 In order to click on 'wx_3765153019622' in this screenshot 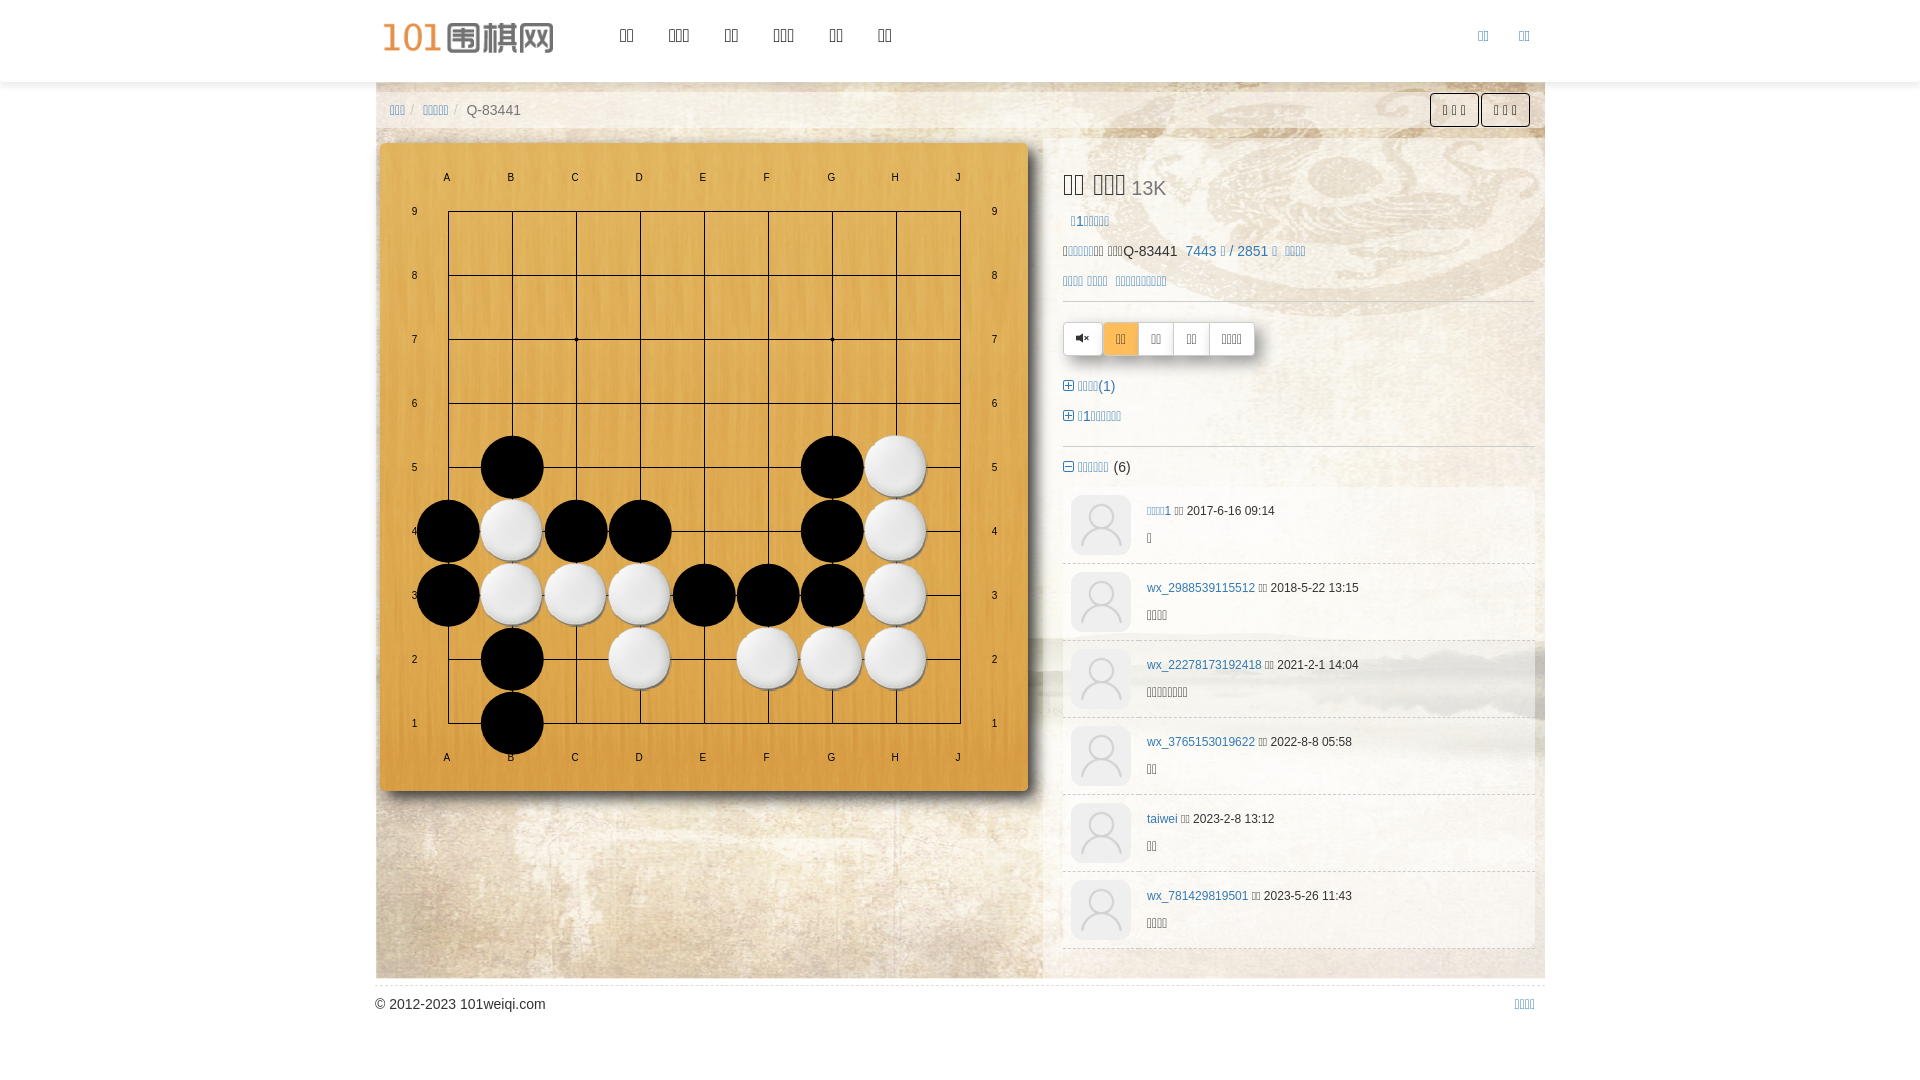, I will do `click(1200, 741)`.